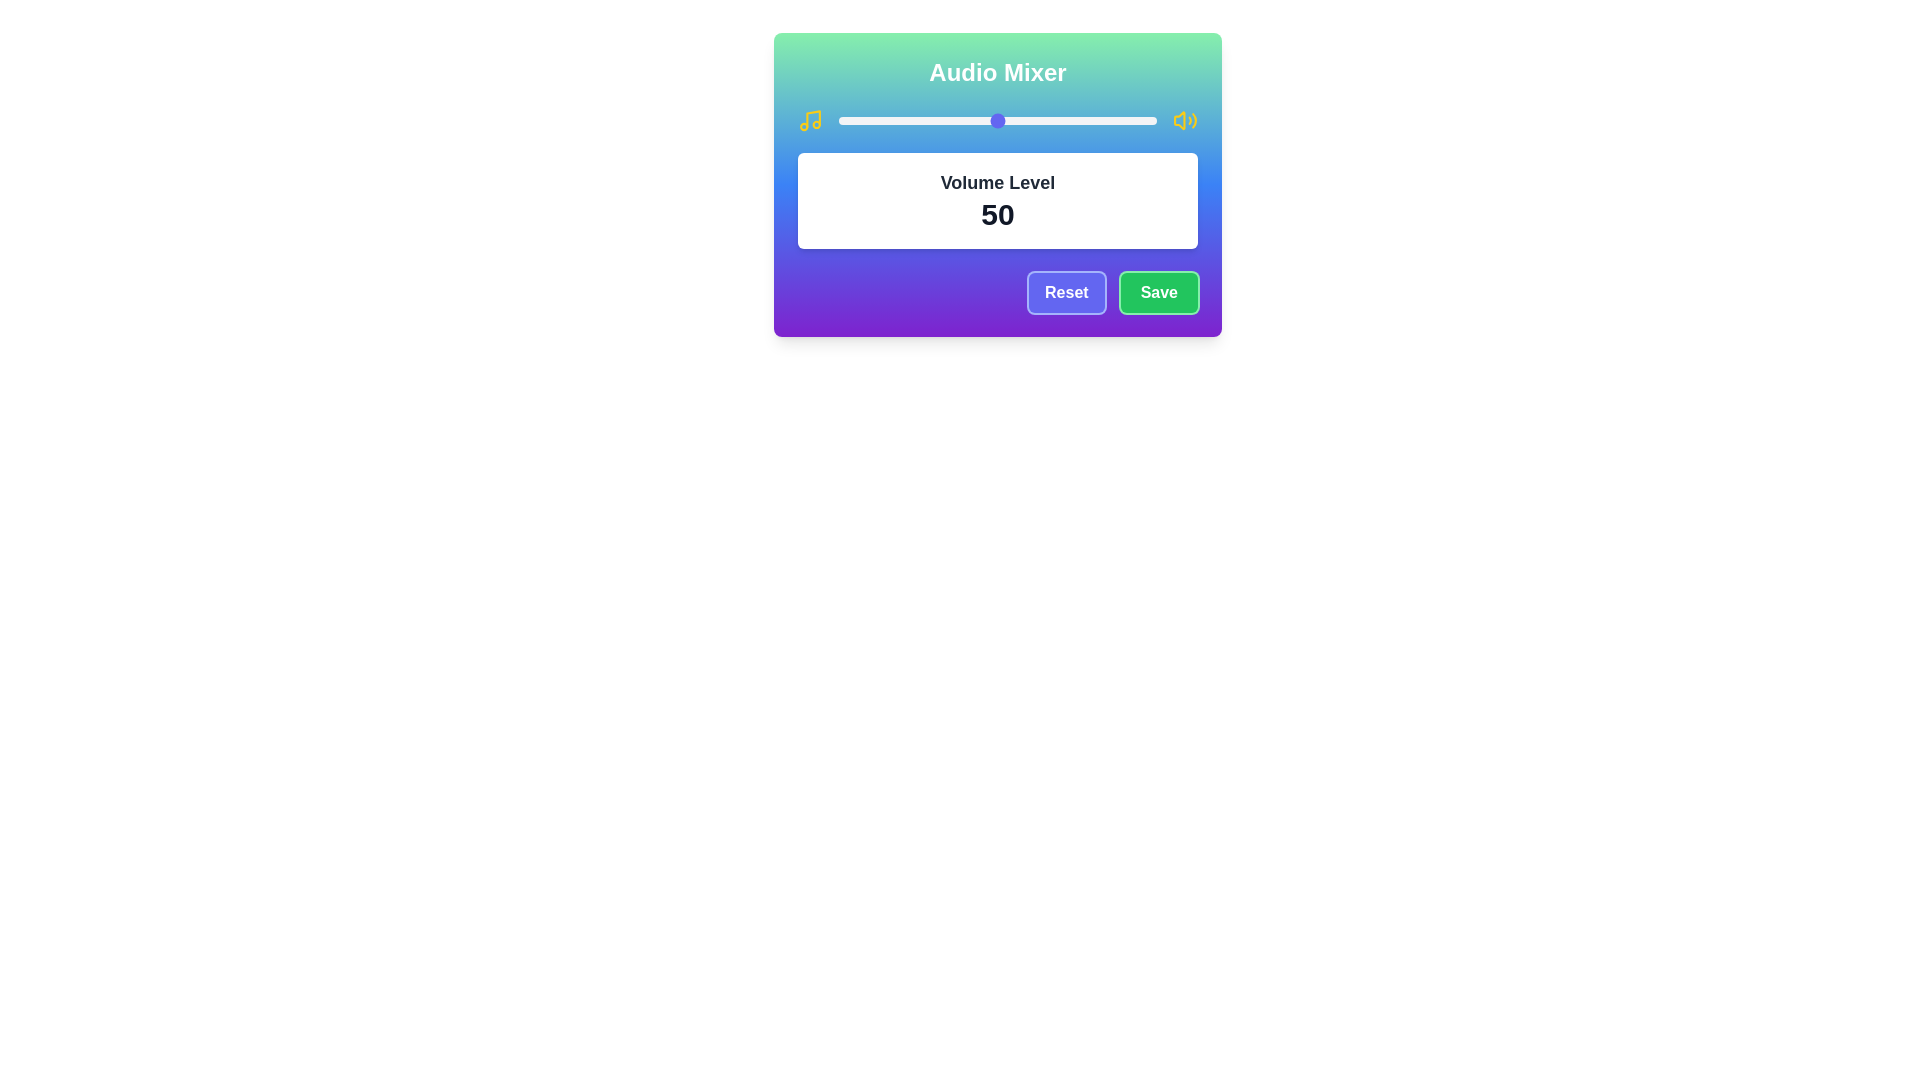 This screenshot has width=1920, height=1080. What do you see at coordinates (965, 120) in the screenshot?
I see `the slider` at bounding box center [965, 120].